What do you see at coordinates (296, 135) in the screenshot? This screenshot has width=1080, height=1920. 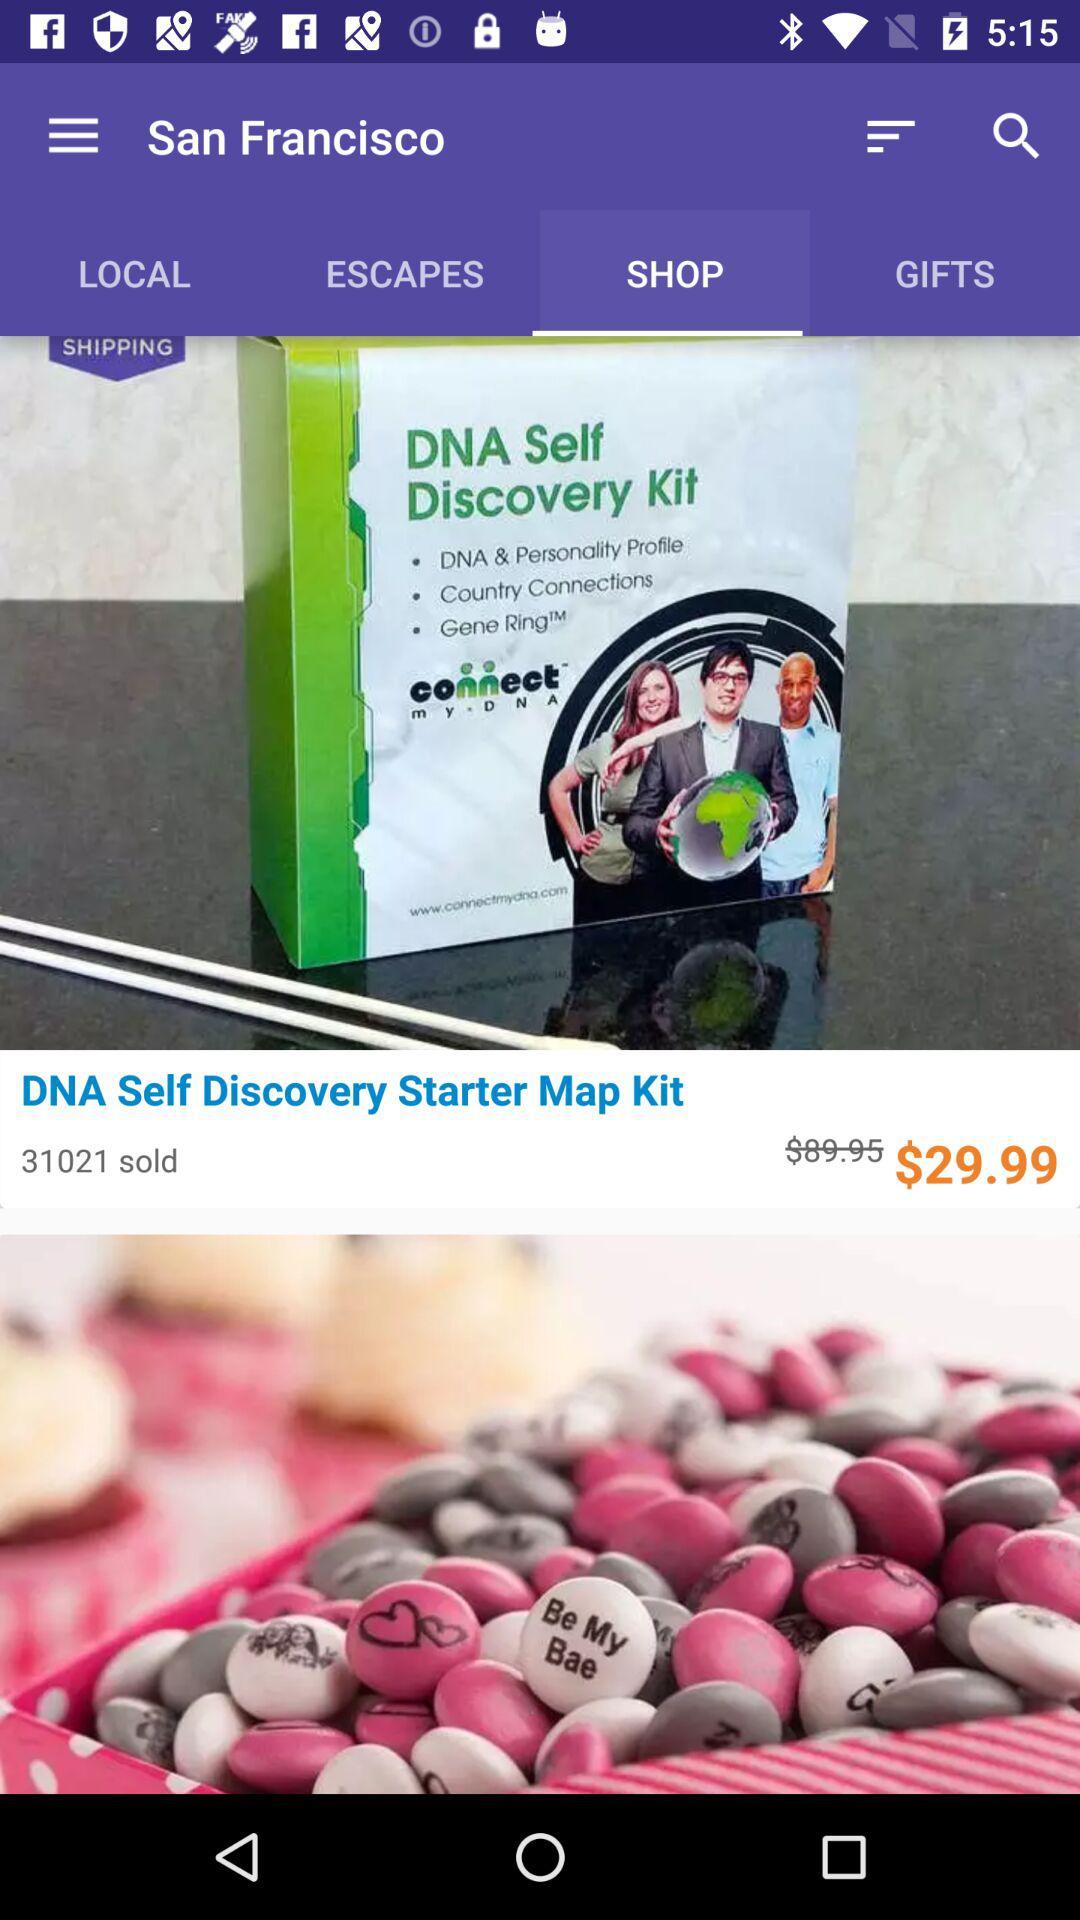 I see `the san francisco icon` at bounding box center [296, 135].